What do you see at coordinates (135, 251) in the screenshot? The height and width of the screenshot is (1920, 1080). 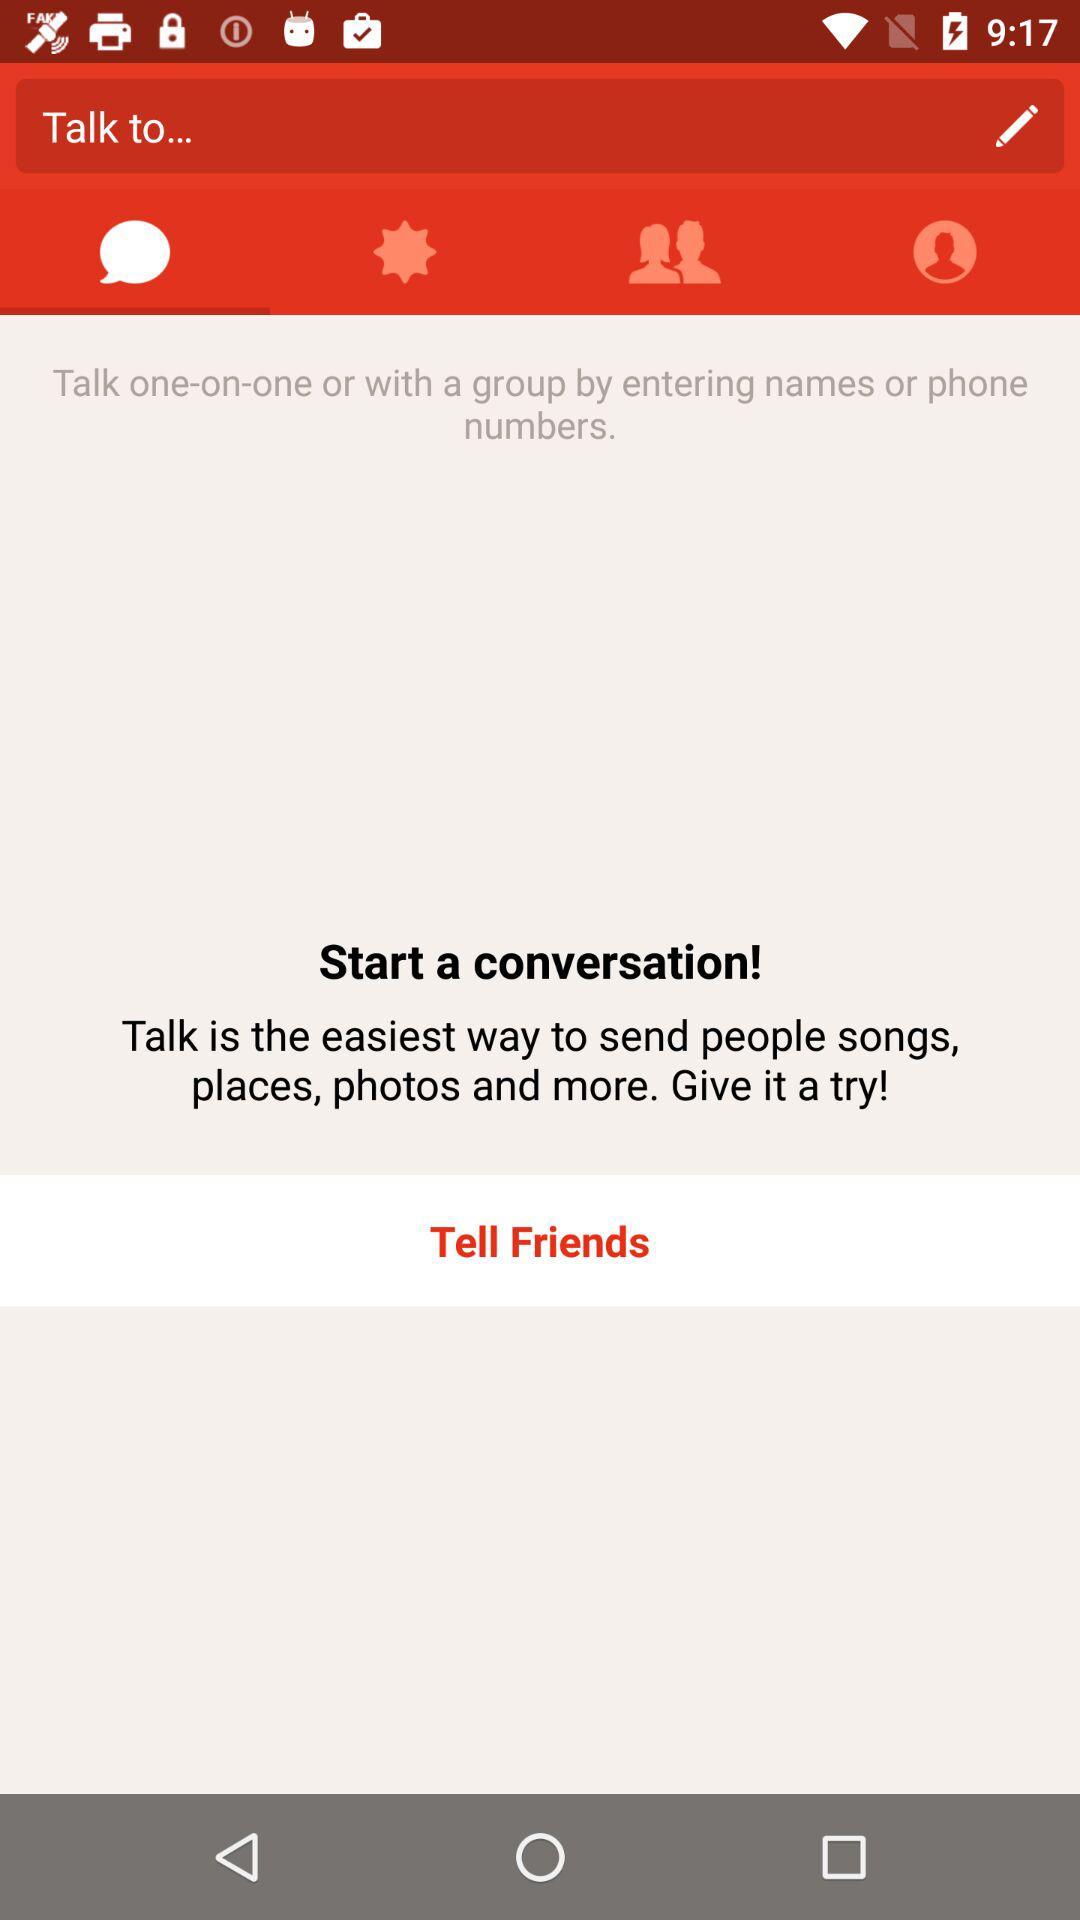 I see `app above the talk one on icon` at bounding box center [135, 251].